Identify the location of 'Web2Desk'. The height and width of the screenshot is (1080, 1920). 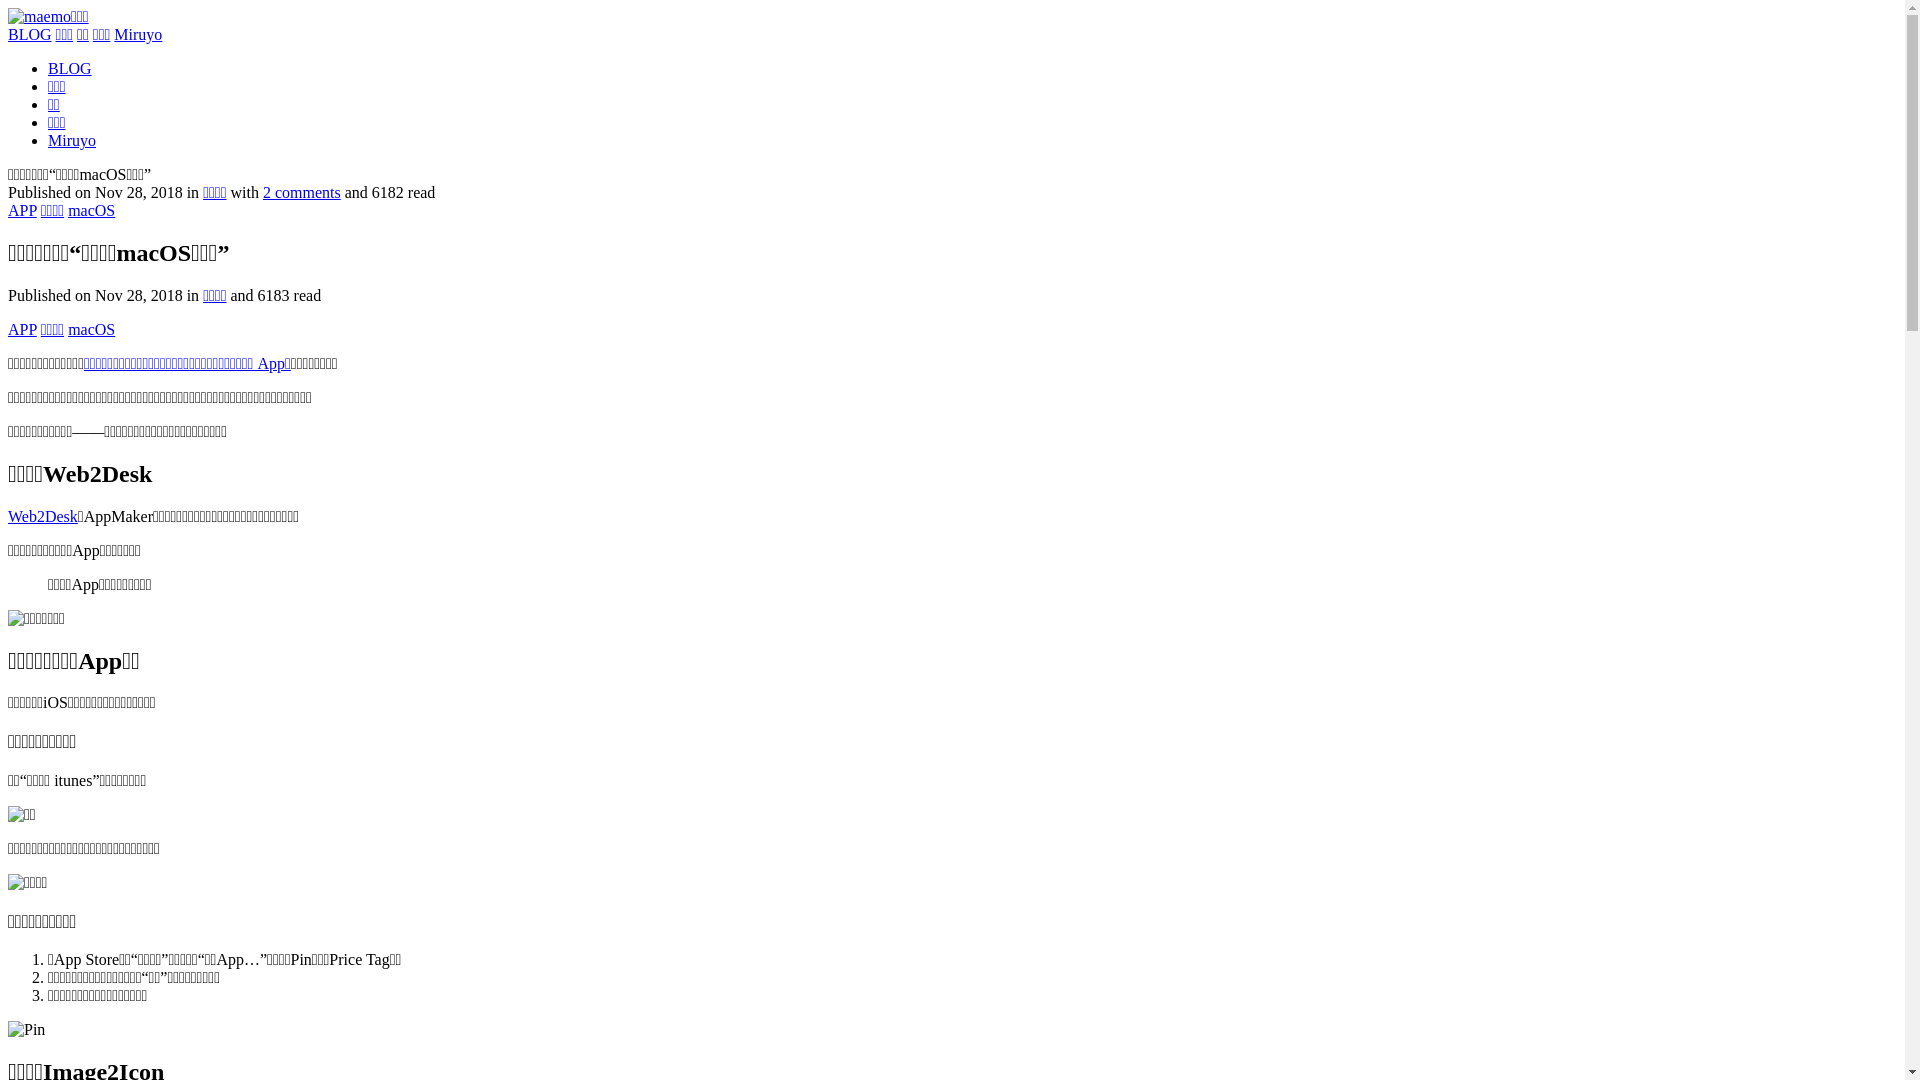
(43, 515).